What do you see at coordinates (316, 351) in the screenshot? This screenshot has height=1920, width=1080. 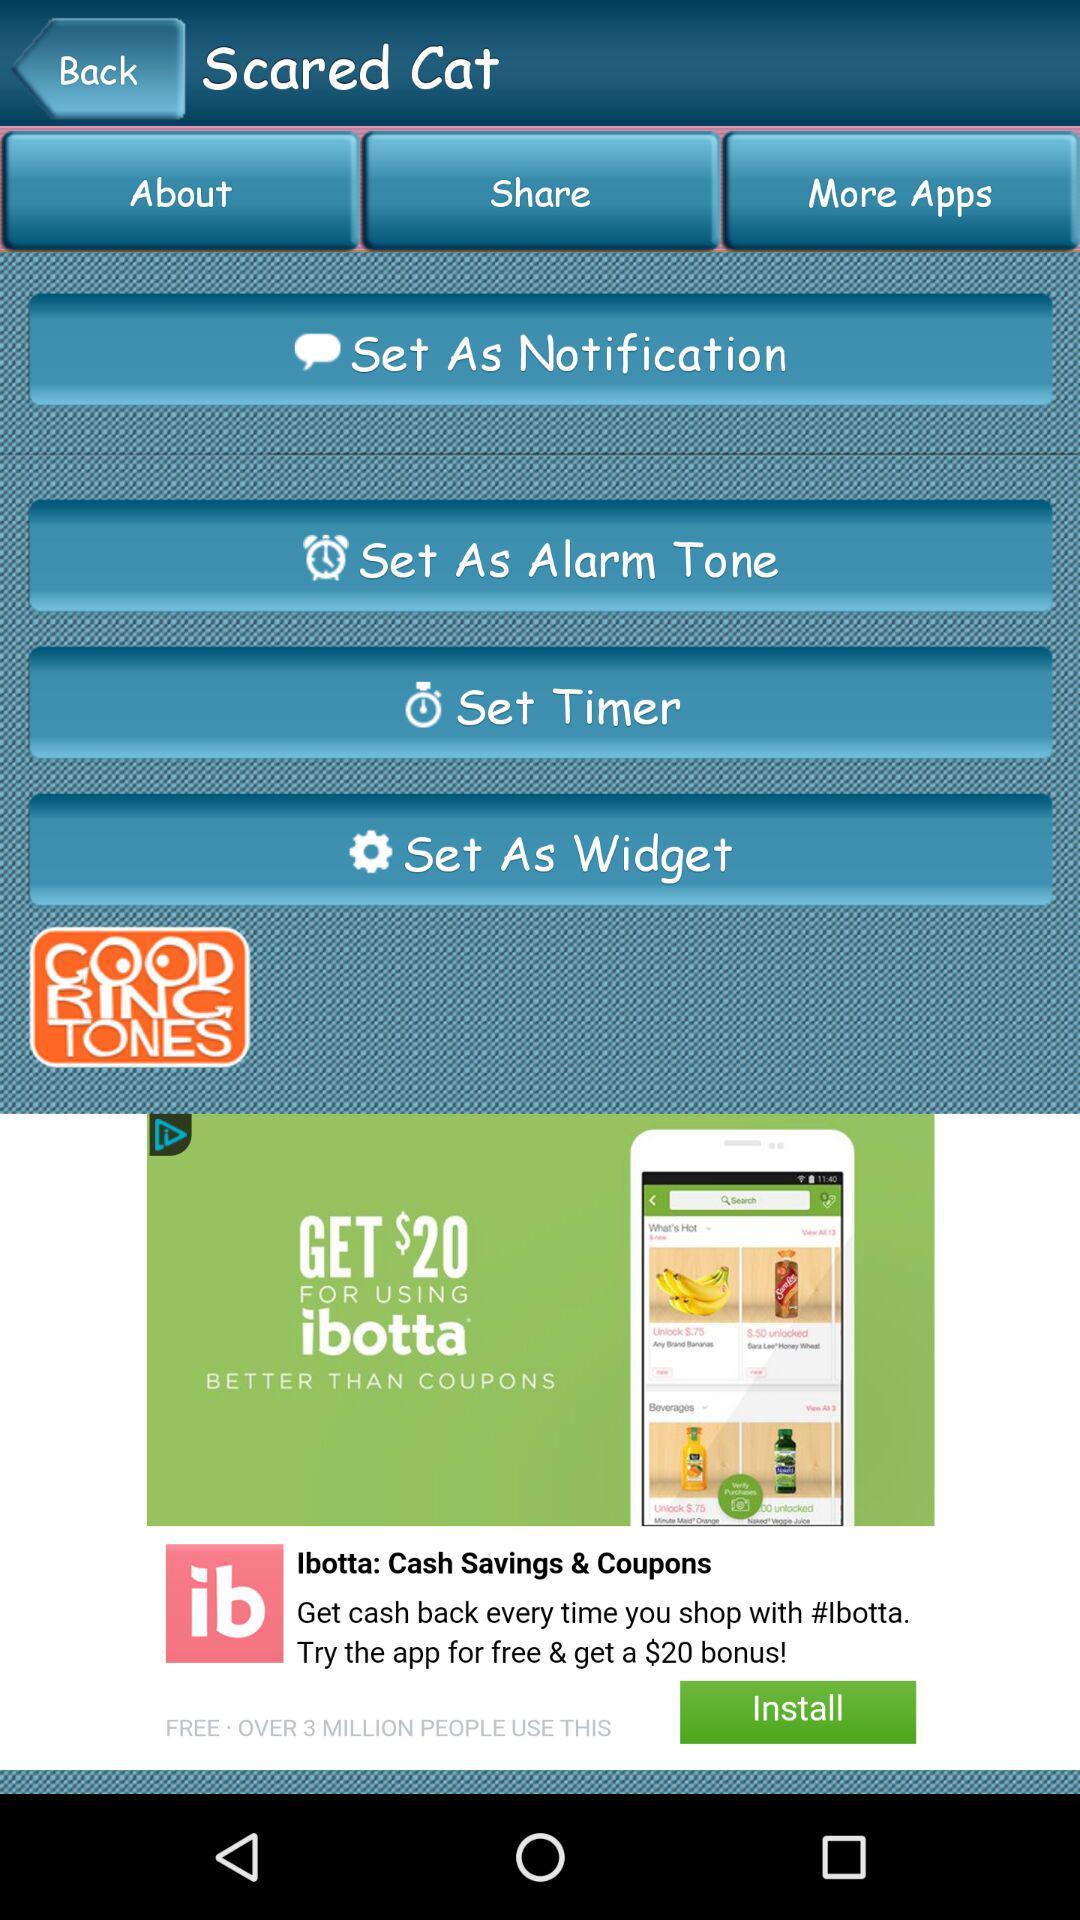 I see `the icon to the left of set as notification` at bounding box center [316, 351].